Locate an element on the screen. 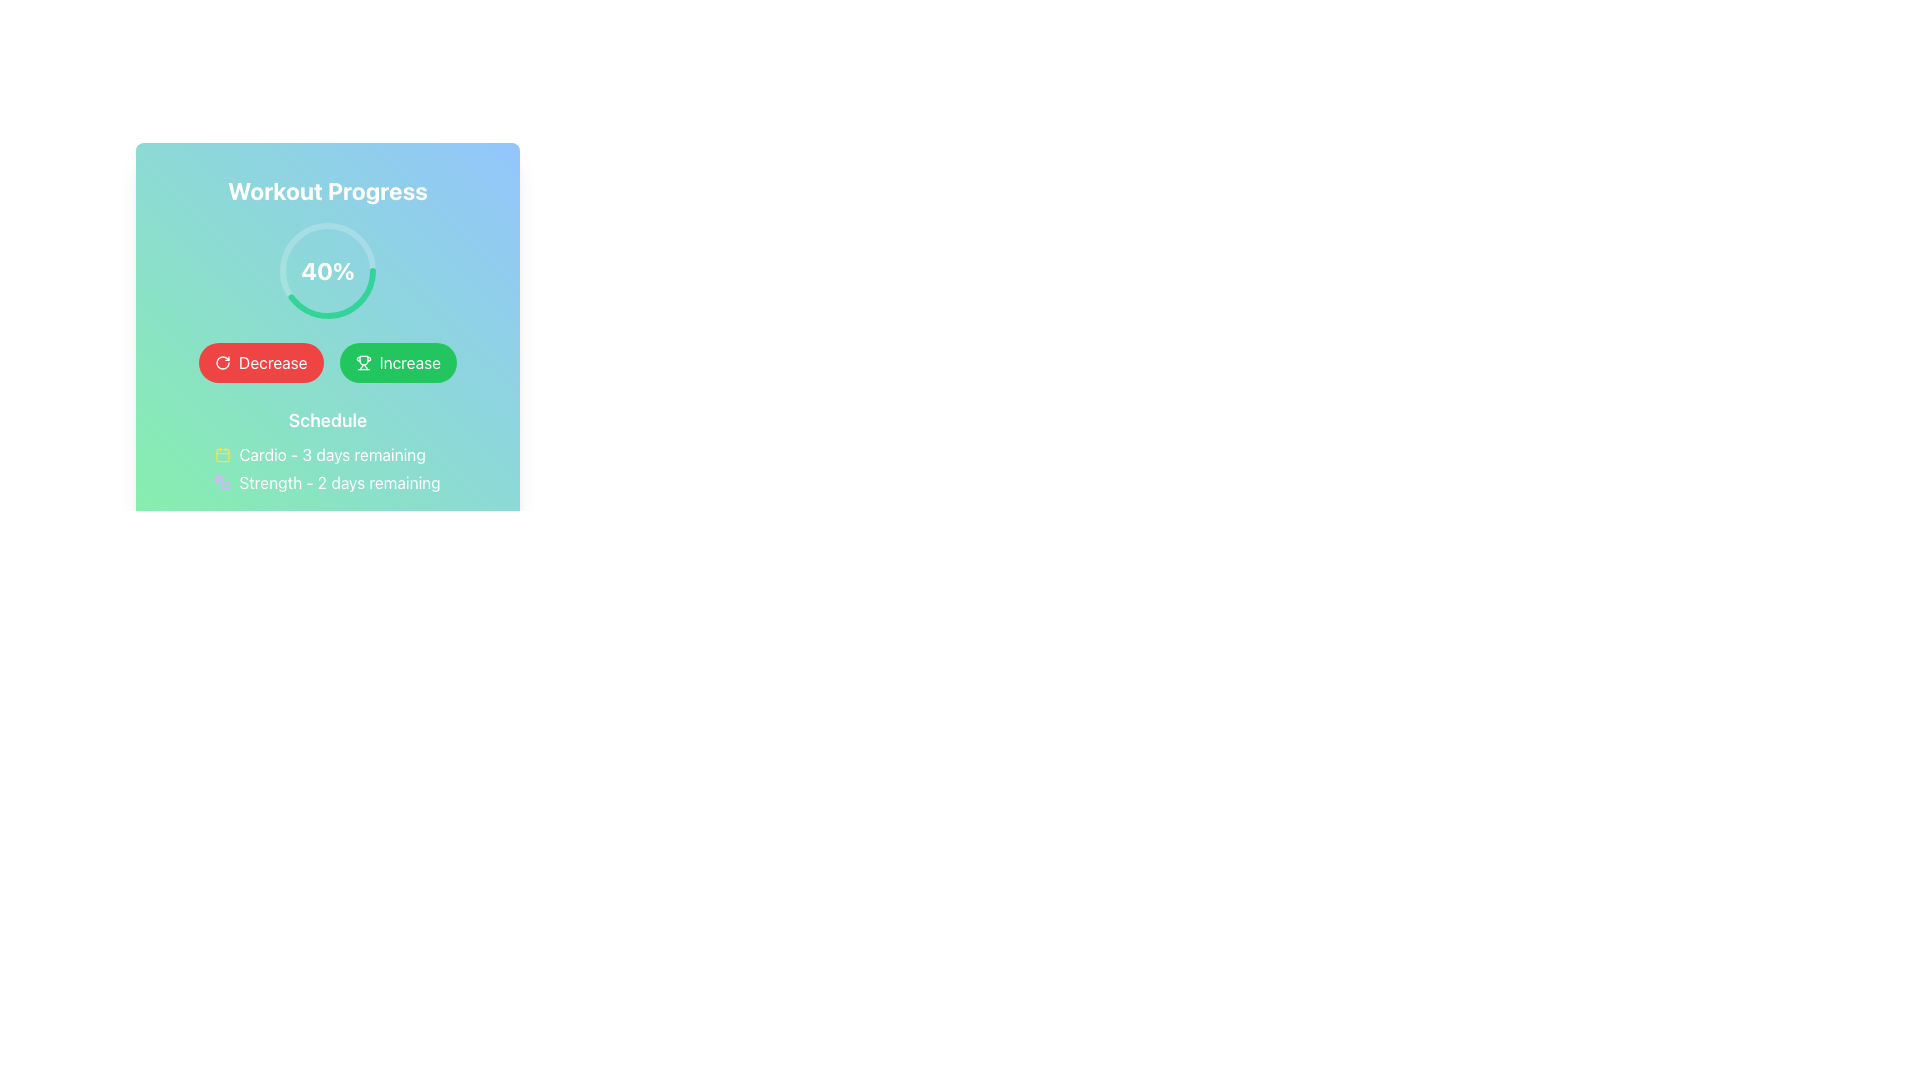 Image resolution: width=1920 pixels, height=1080 pixels. the green 'Increase' button with rounded edges, featuring a white trophy icon and white text is located at coordinates (398, 362).